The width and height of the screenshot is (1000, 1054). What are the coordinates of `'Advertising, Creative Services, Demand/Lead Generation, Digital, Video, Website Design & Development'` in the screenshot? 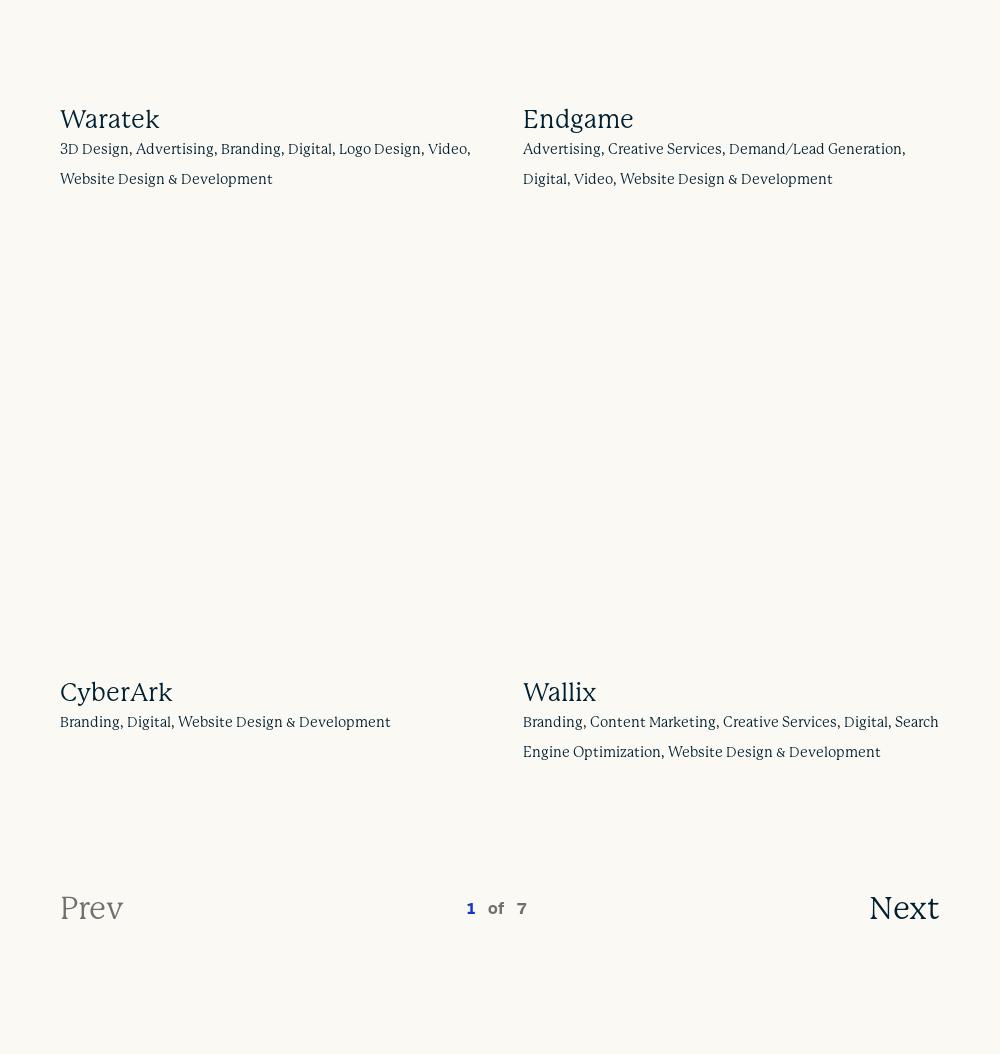 It's located at (522, 161).